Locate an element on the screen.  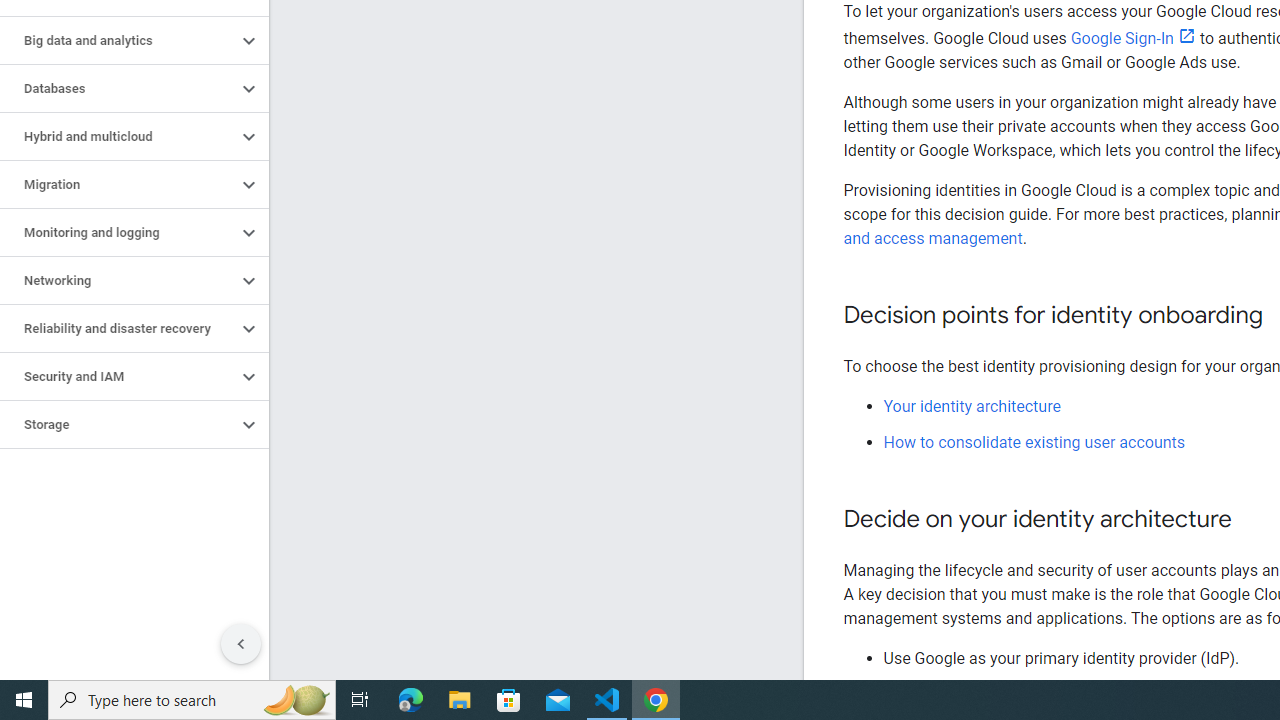
'Hide side navigation' is located at coordinates (240, 644).